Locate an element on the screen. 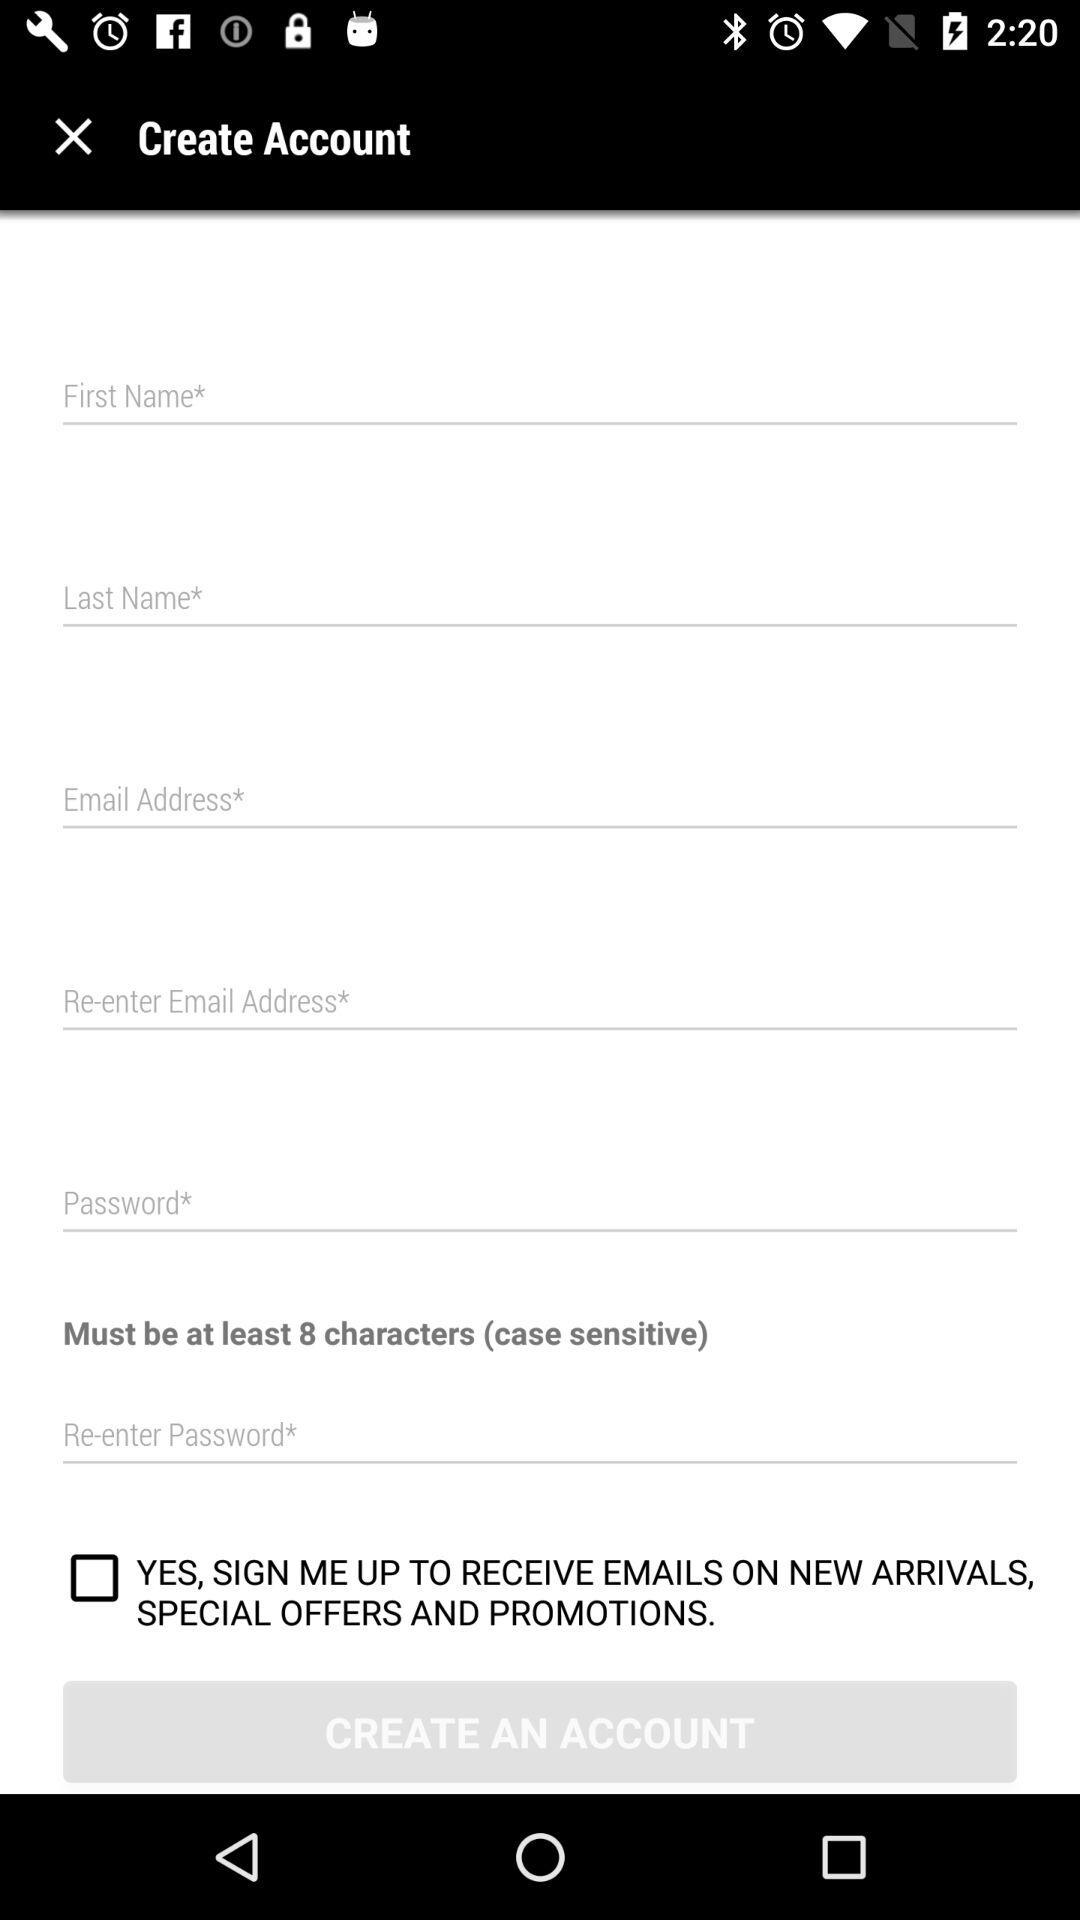 The image size is (1080, 1920). icon next to the yes sign me is located at coordinates (94, 1580).